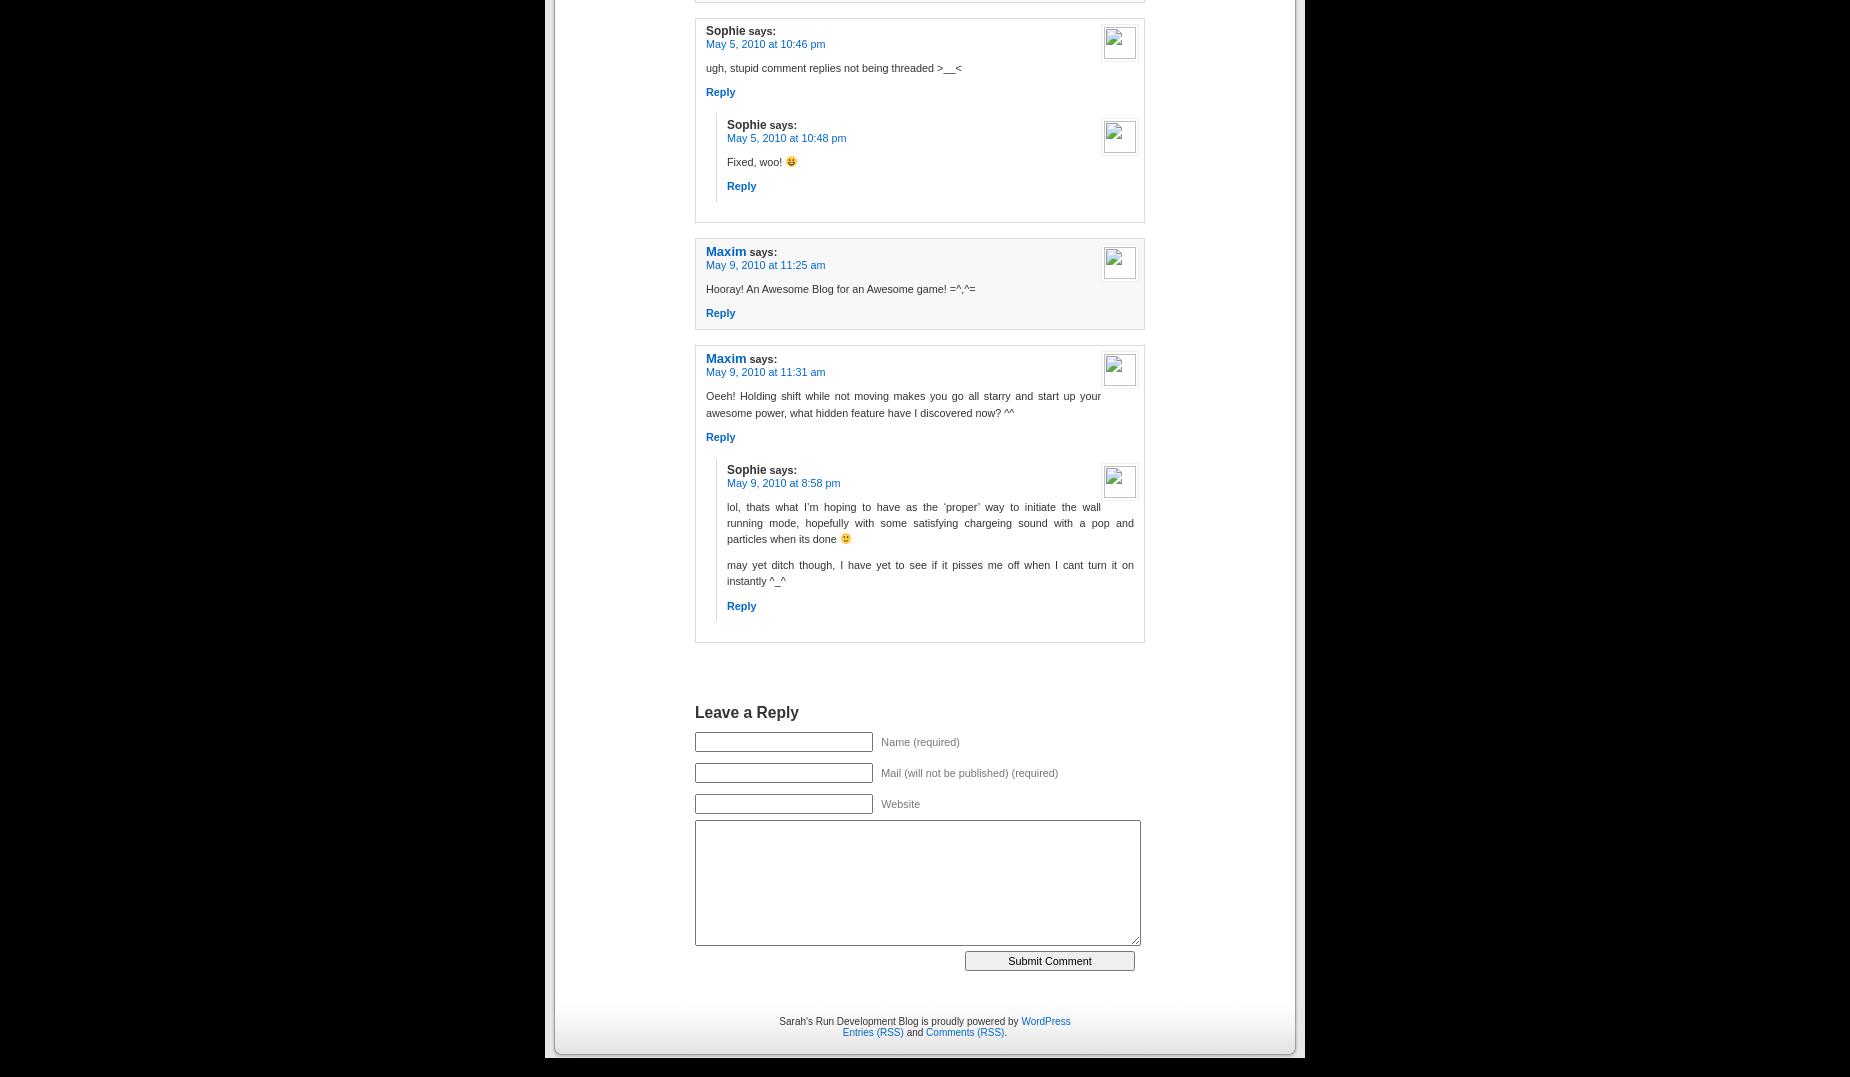  What do you see at coordinates (1044, 1019) in the screenshot?
I see `'WordPress'` at bounding box center [1044, 1019].